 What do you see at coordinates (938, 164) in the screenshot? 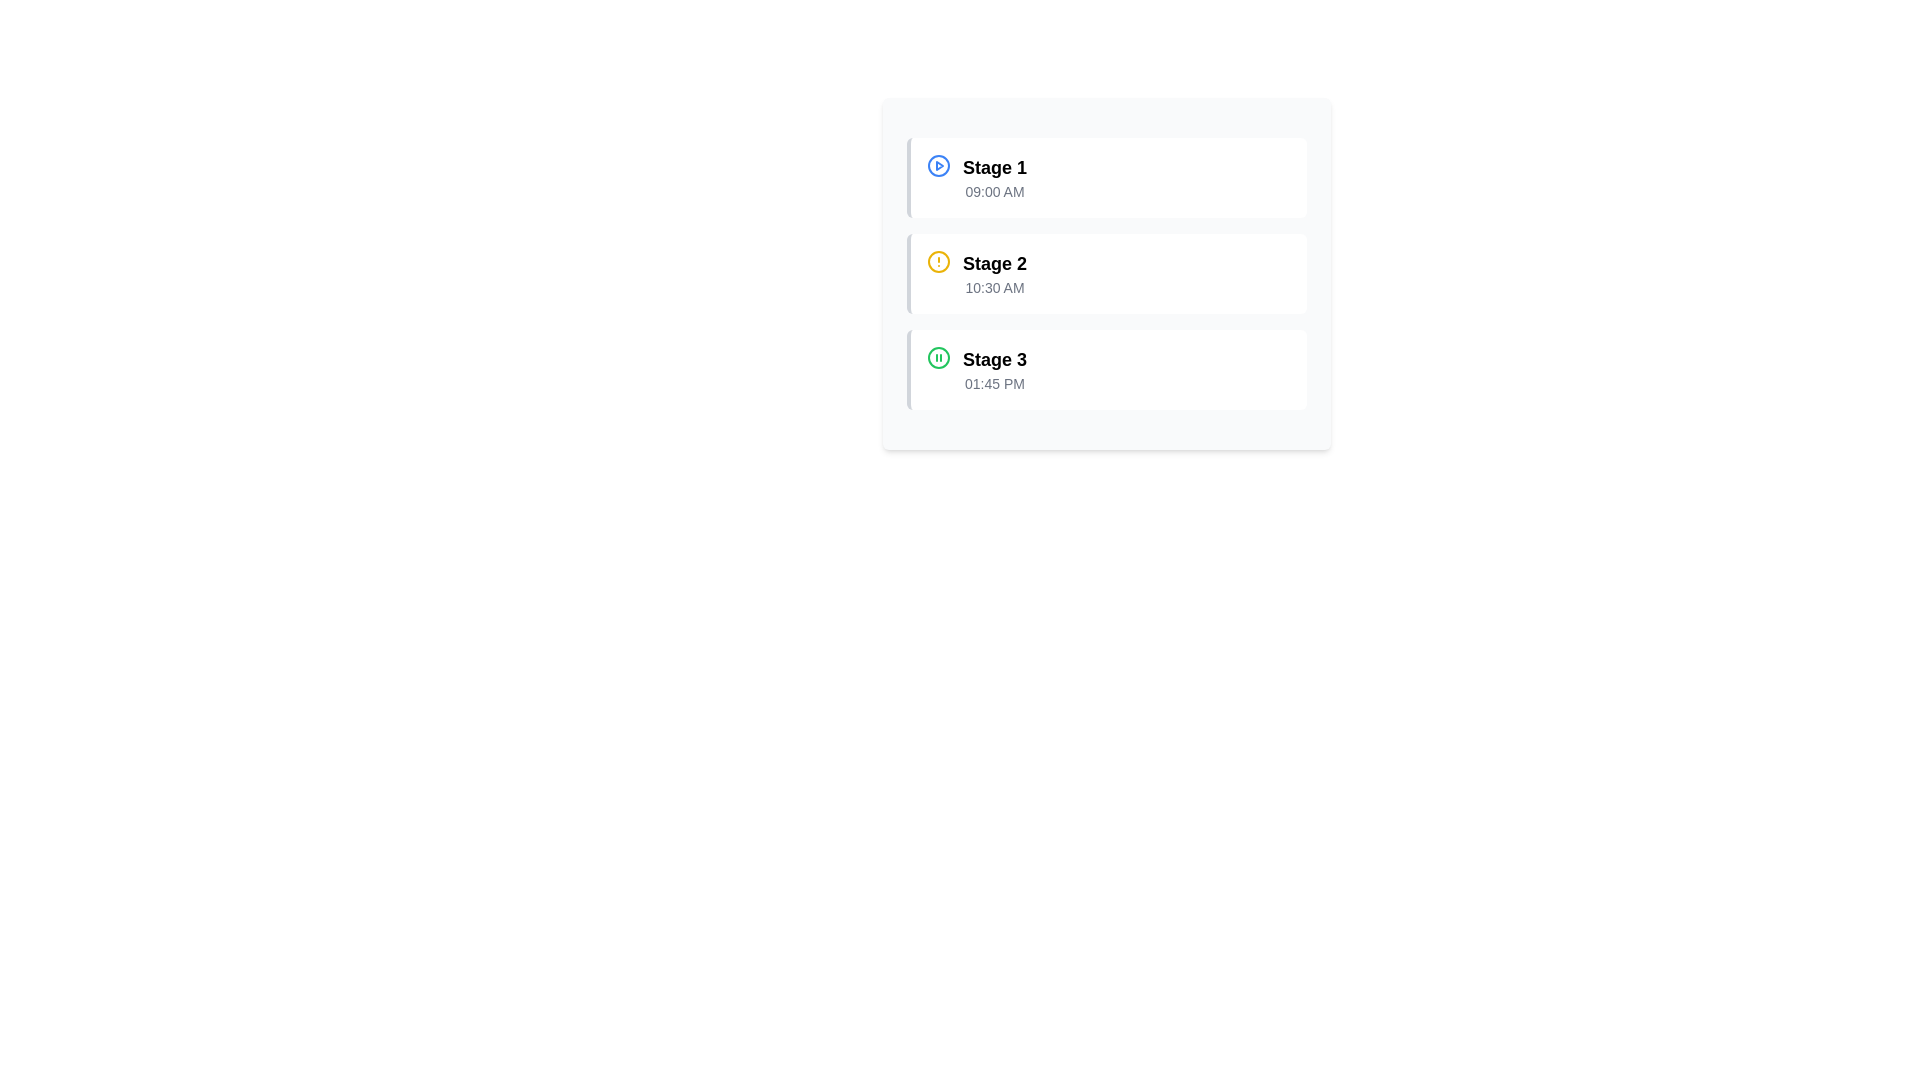
I see `the outer ring of the play icon represented by the SVG Circle in the first item of the vertical list` at bounding box center [938, 164].